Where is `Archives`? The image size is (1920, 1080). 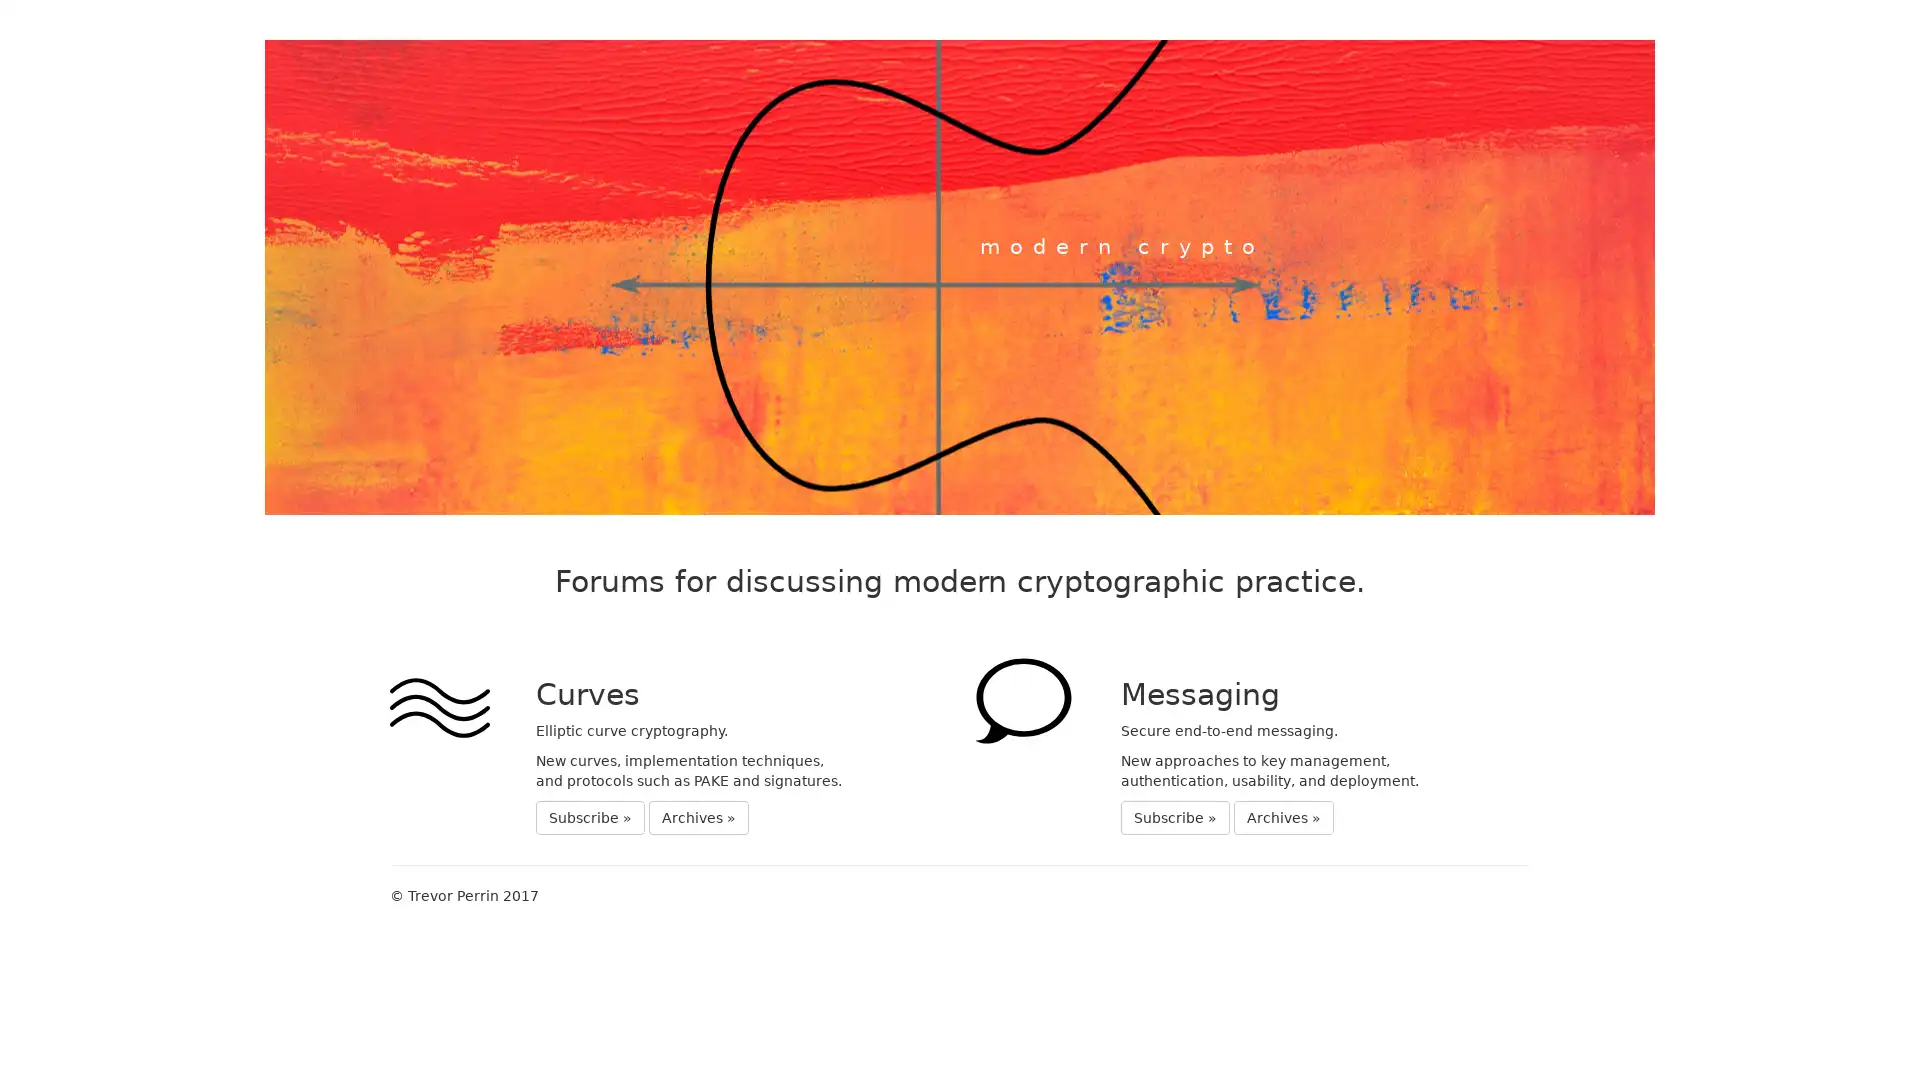
Archives is located at coordinates (699, 817).